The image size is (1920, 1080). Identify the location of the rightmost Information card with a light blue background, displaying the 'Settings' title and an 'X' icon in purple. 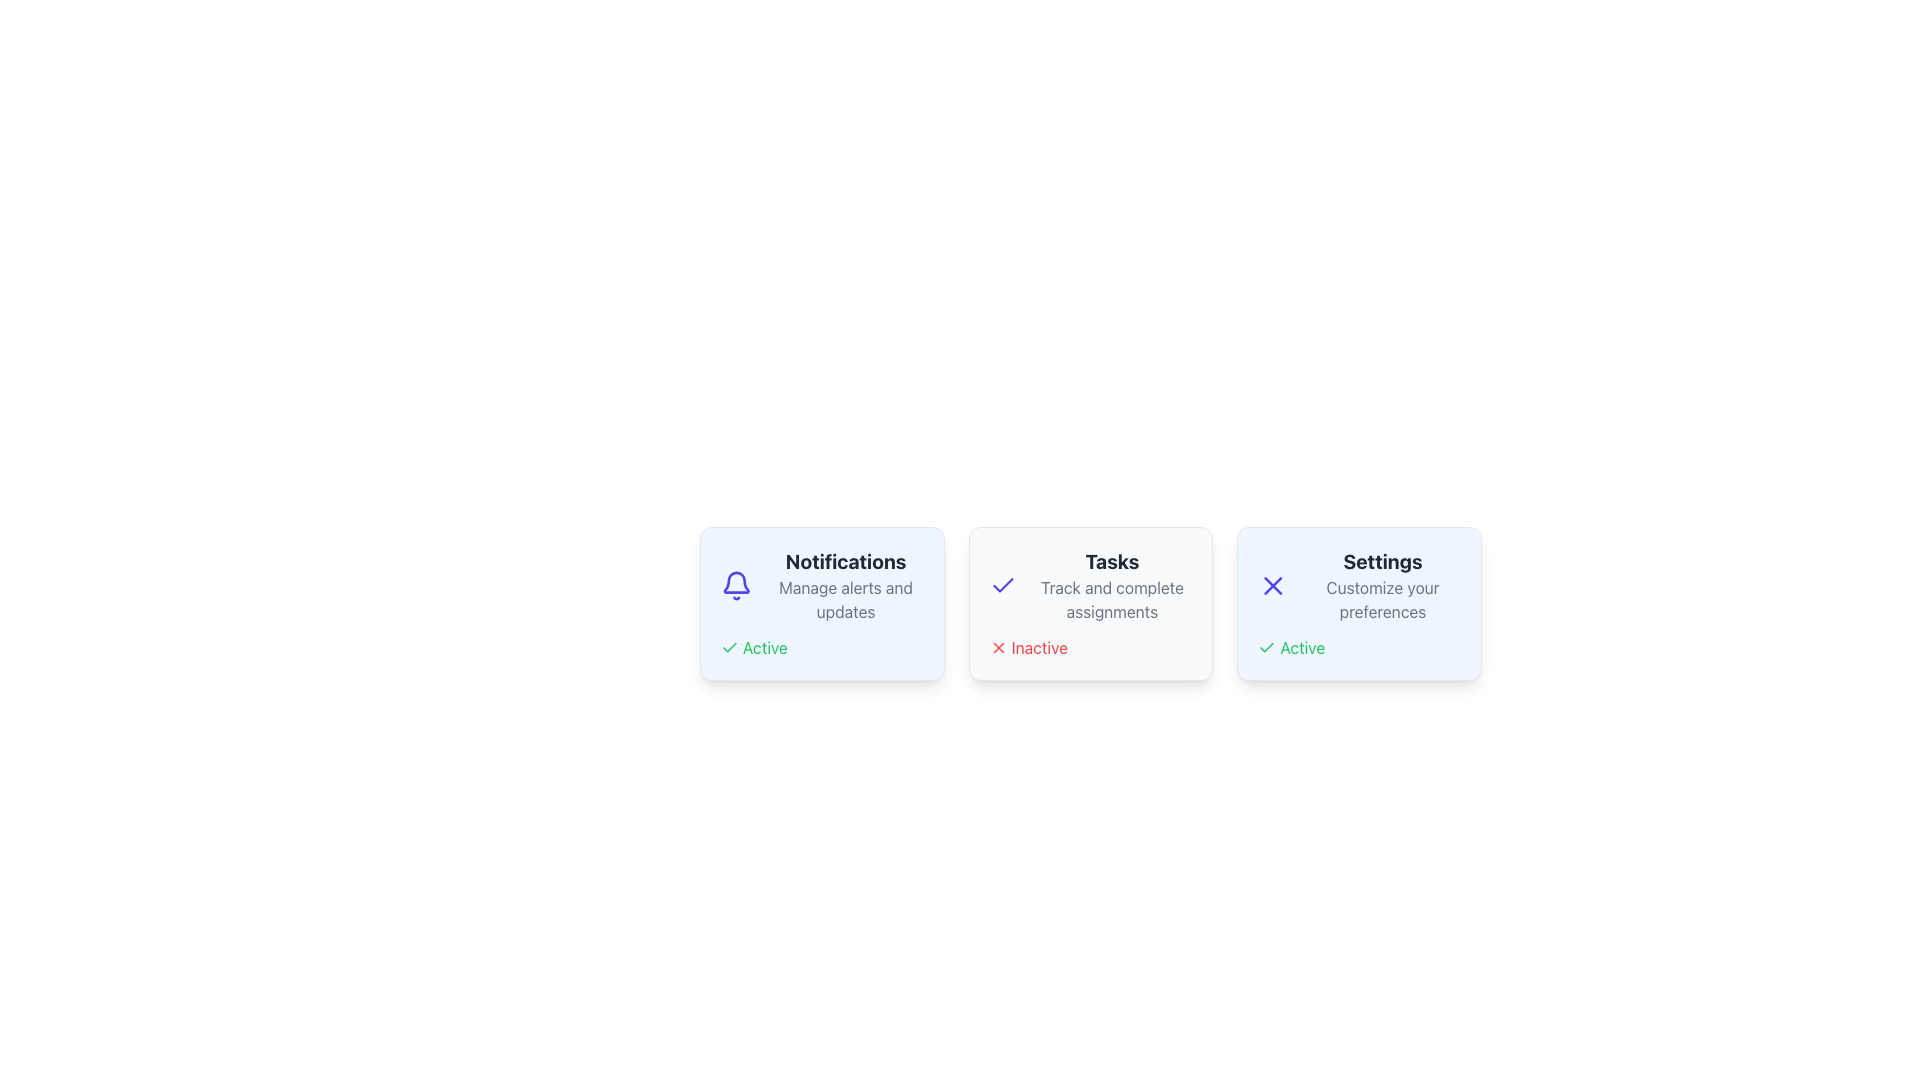
(1358, 603).